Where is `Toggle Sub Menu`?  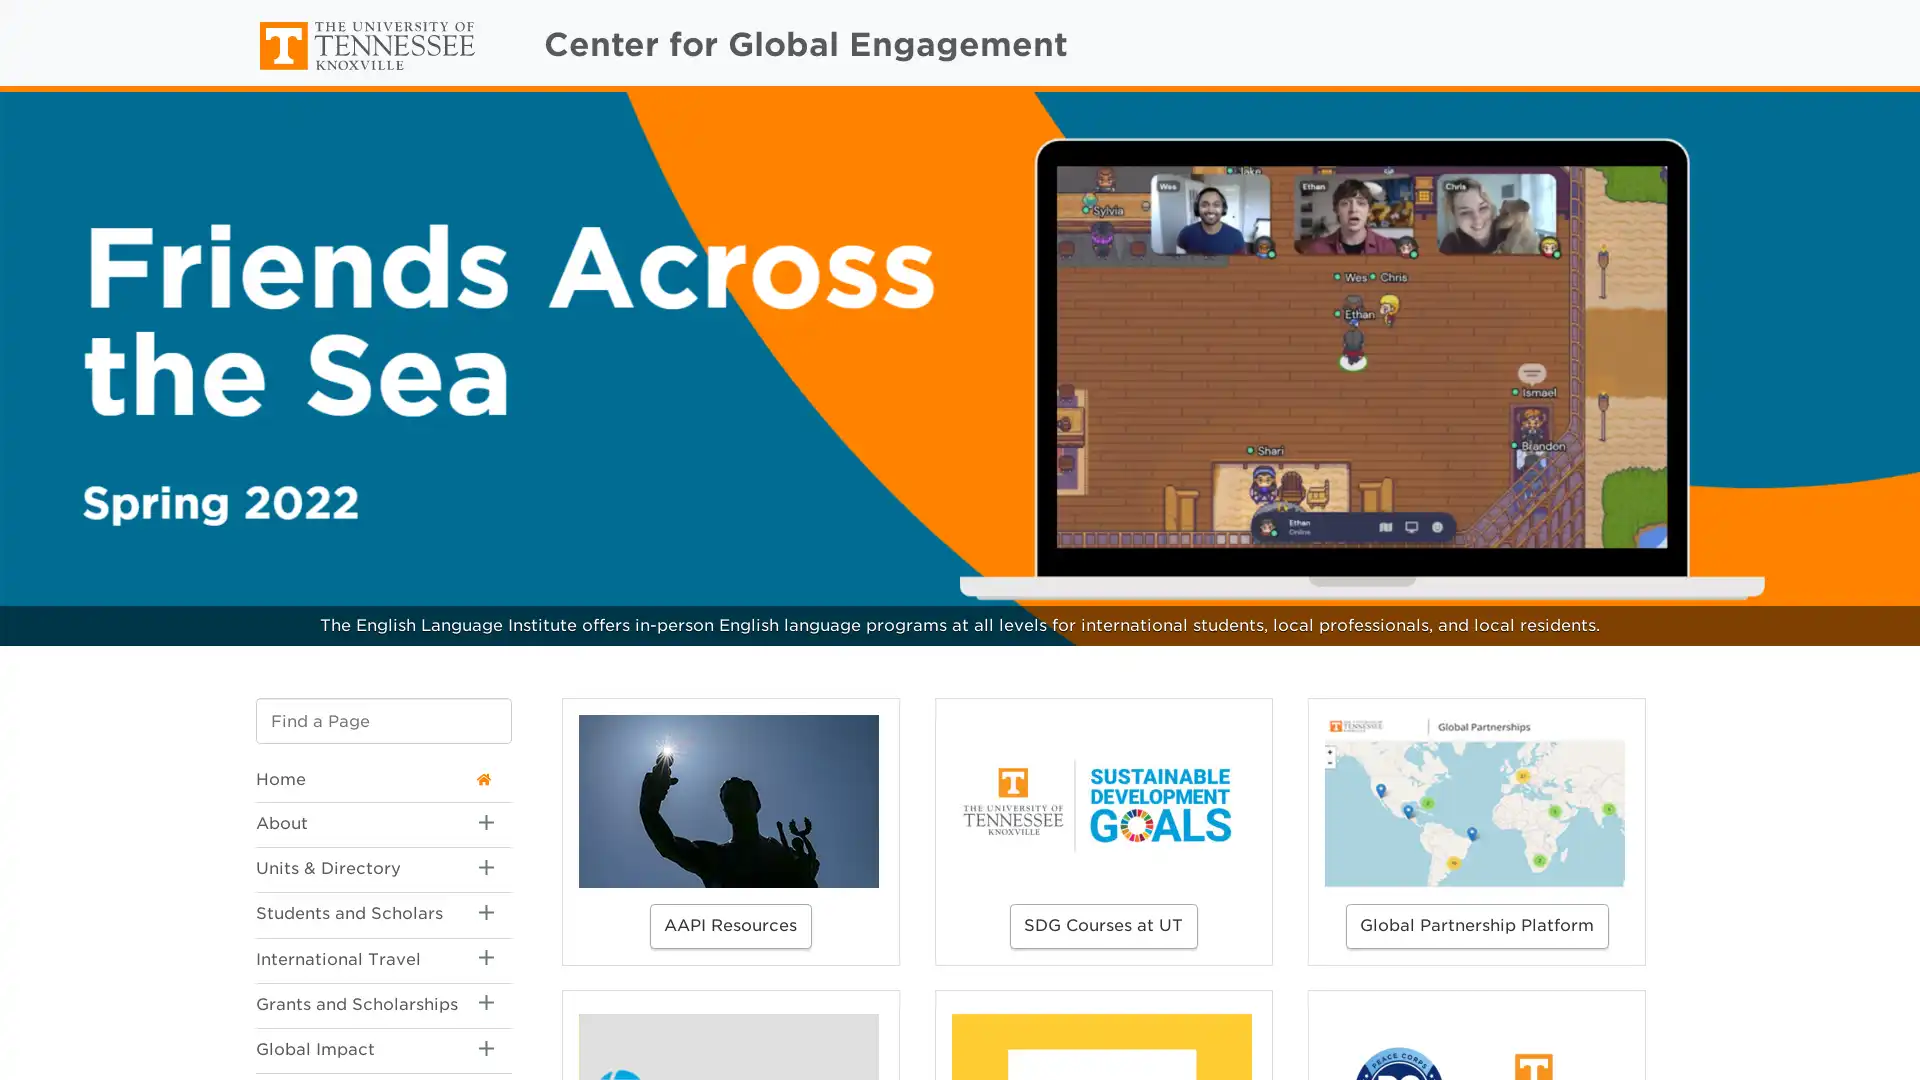 Toggle Sub Menu is located at coordinates (485, 959).